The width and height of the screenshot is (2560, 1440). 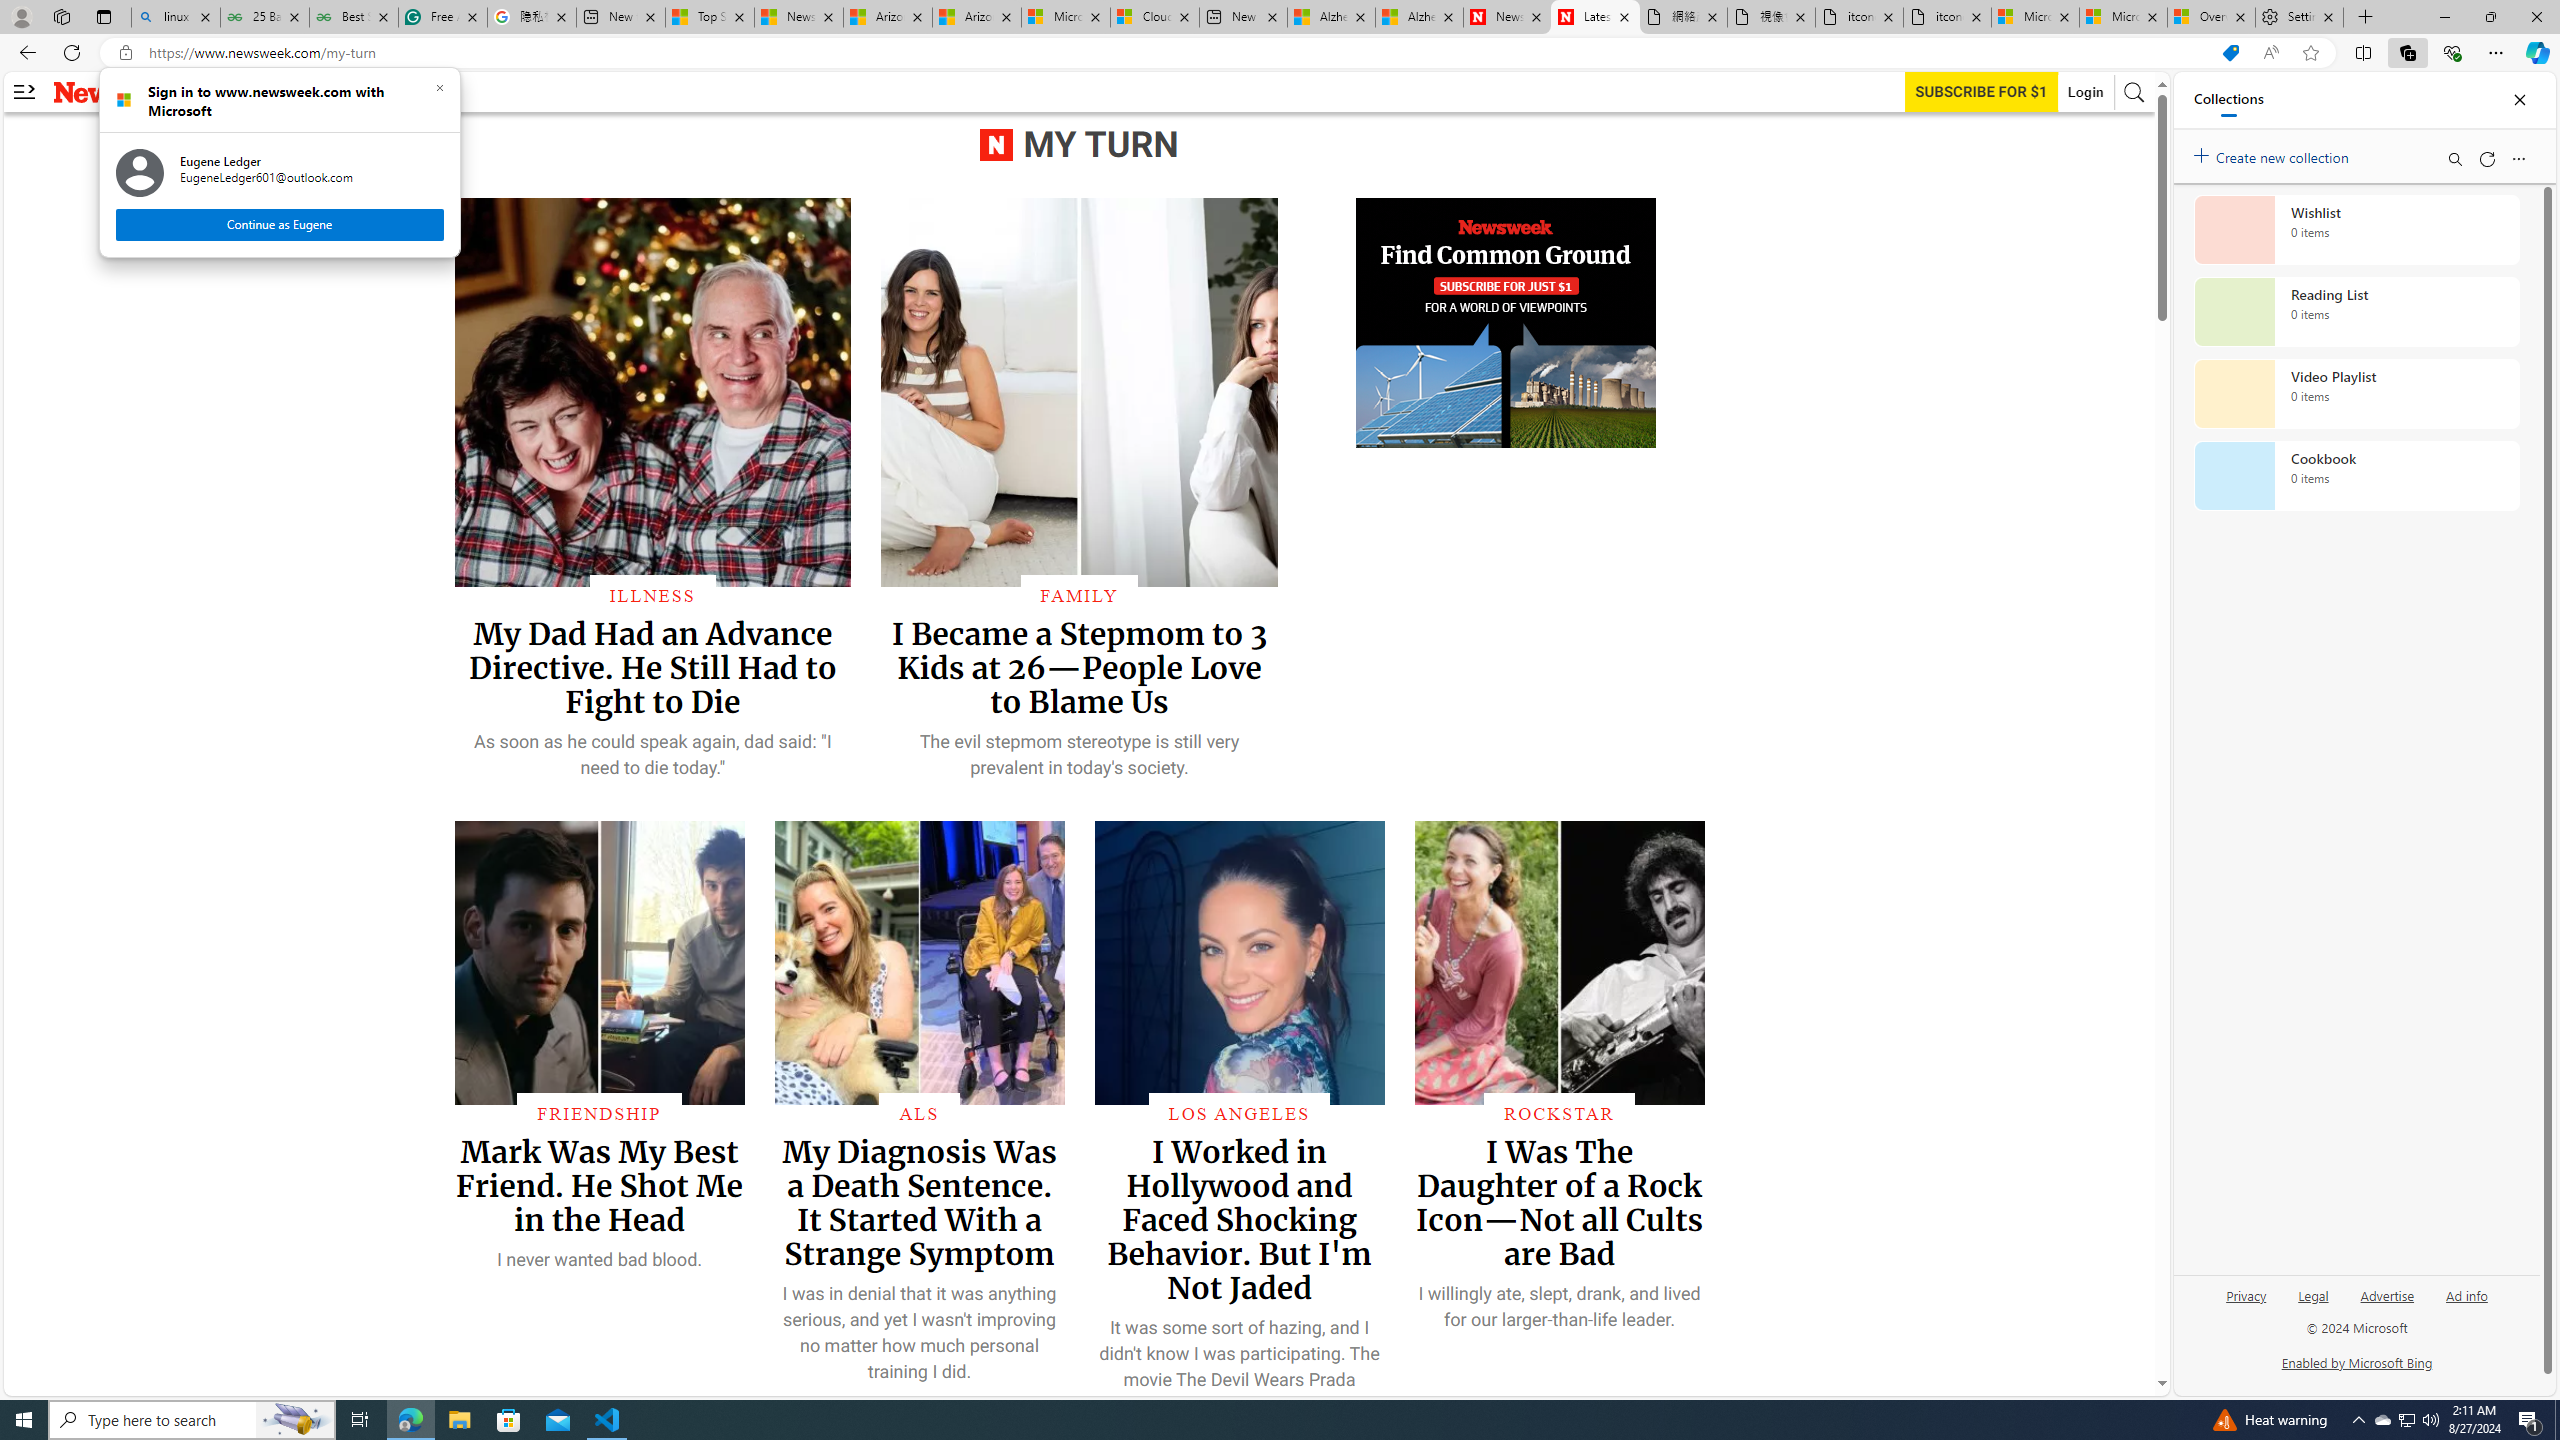 I want to click on 'Reading List collection, 0 items', so click(x=2356, y=310).